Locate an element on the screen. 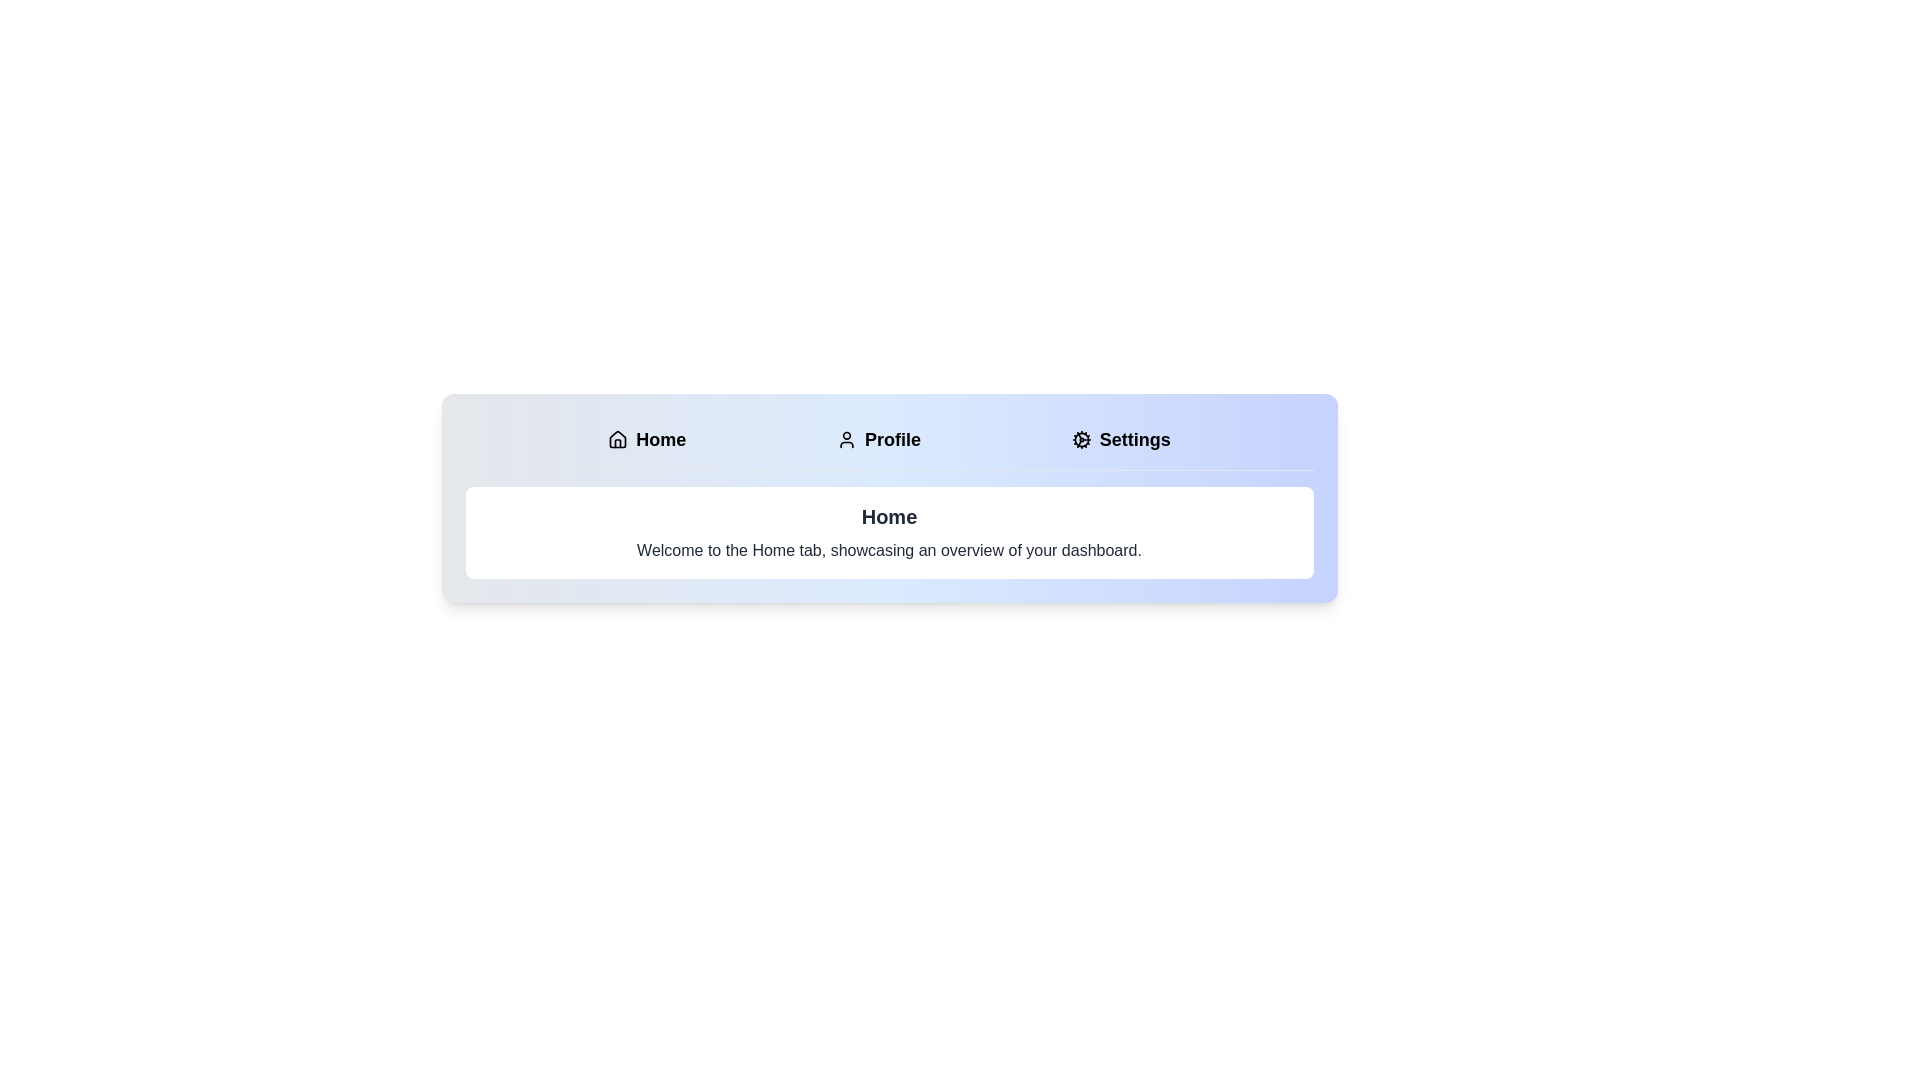 Image resolution: width=1920 pixels, height=1080 pixels. the 'Settings' button, which displays a cog icon and bold text, to trigger navigation is located at coordinates (1121, 438).